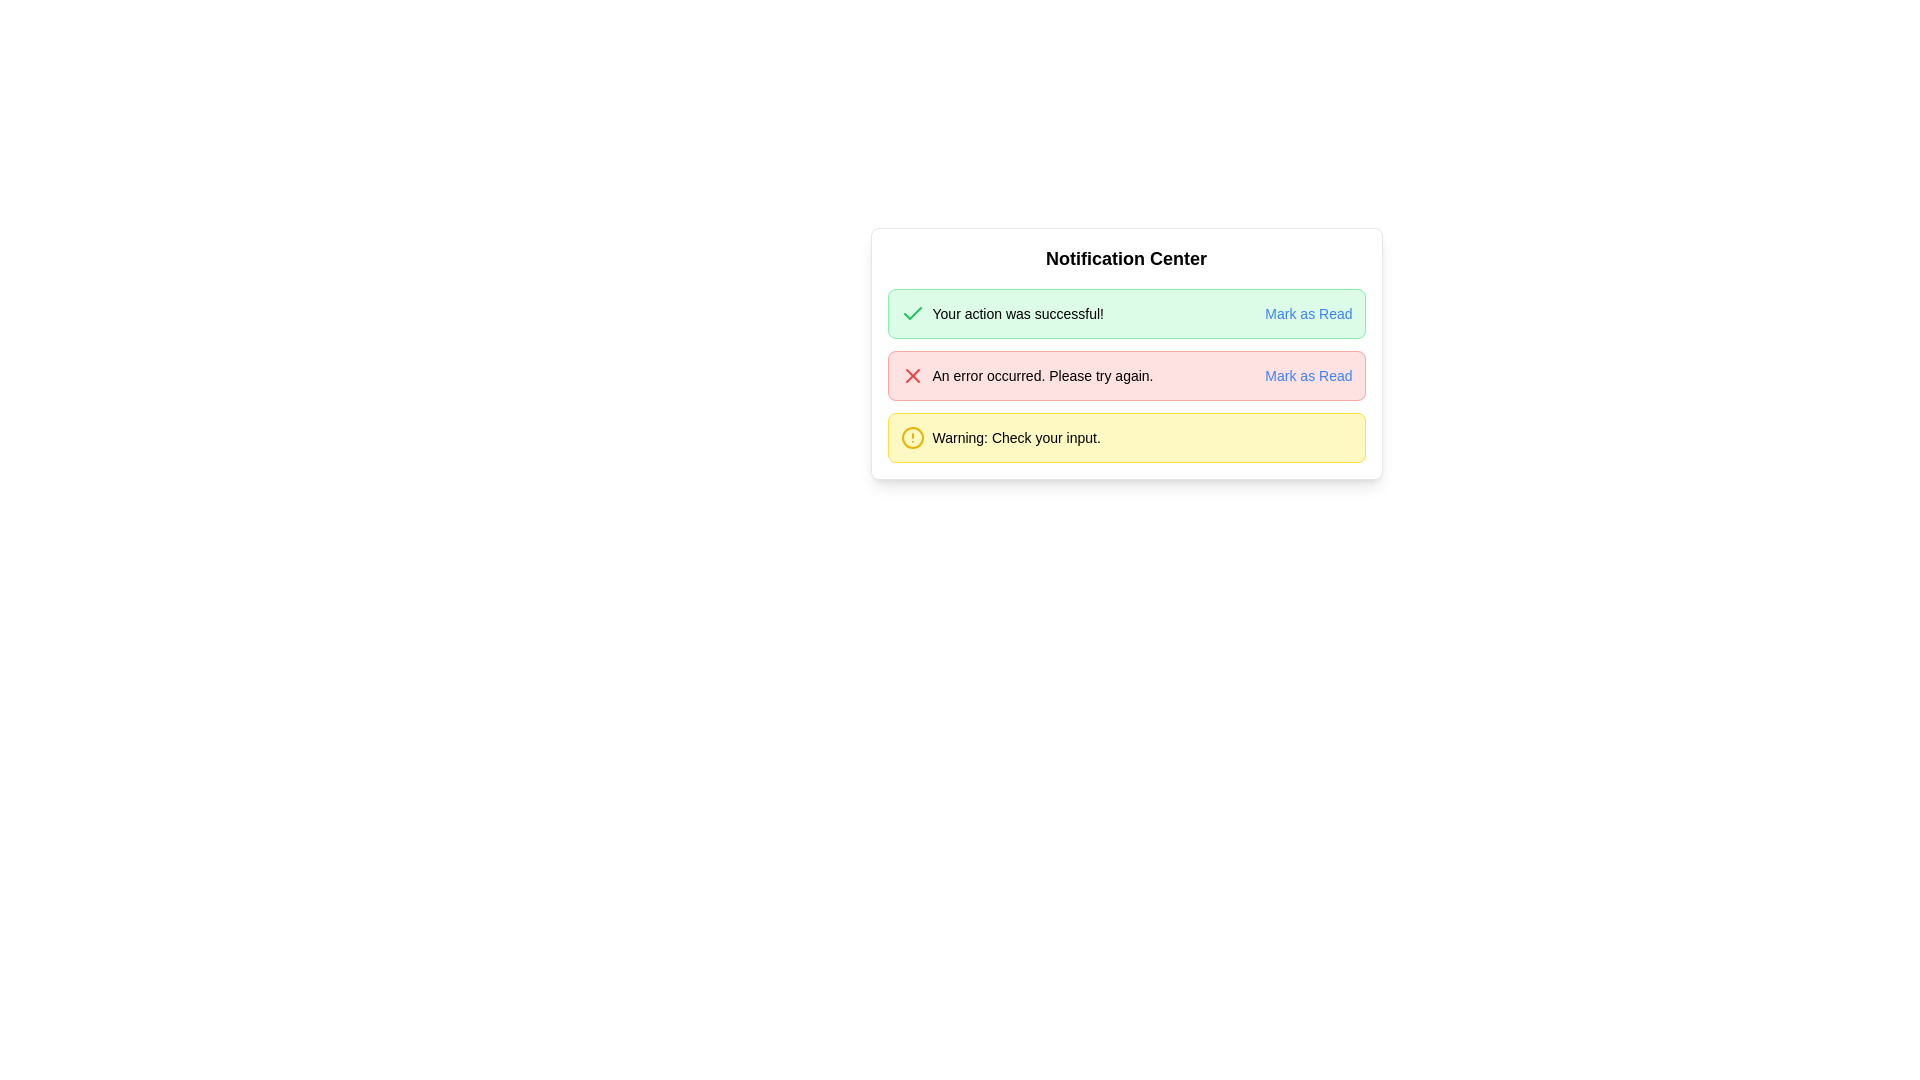  Describe the element at coordinates (1126, 257) in the screenshot. I see `the title text label 'Notification Center' which is prominently displayed at the top of the notification interface` at that location.